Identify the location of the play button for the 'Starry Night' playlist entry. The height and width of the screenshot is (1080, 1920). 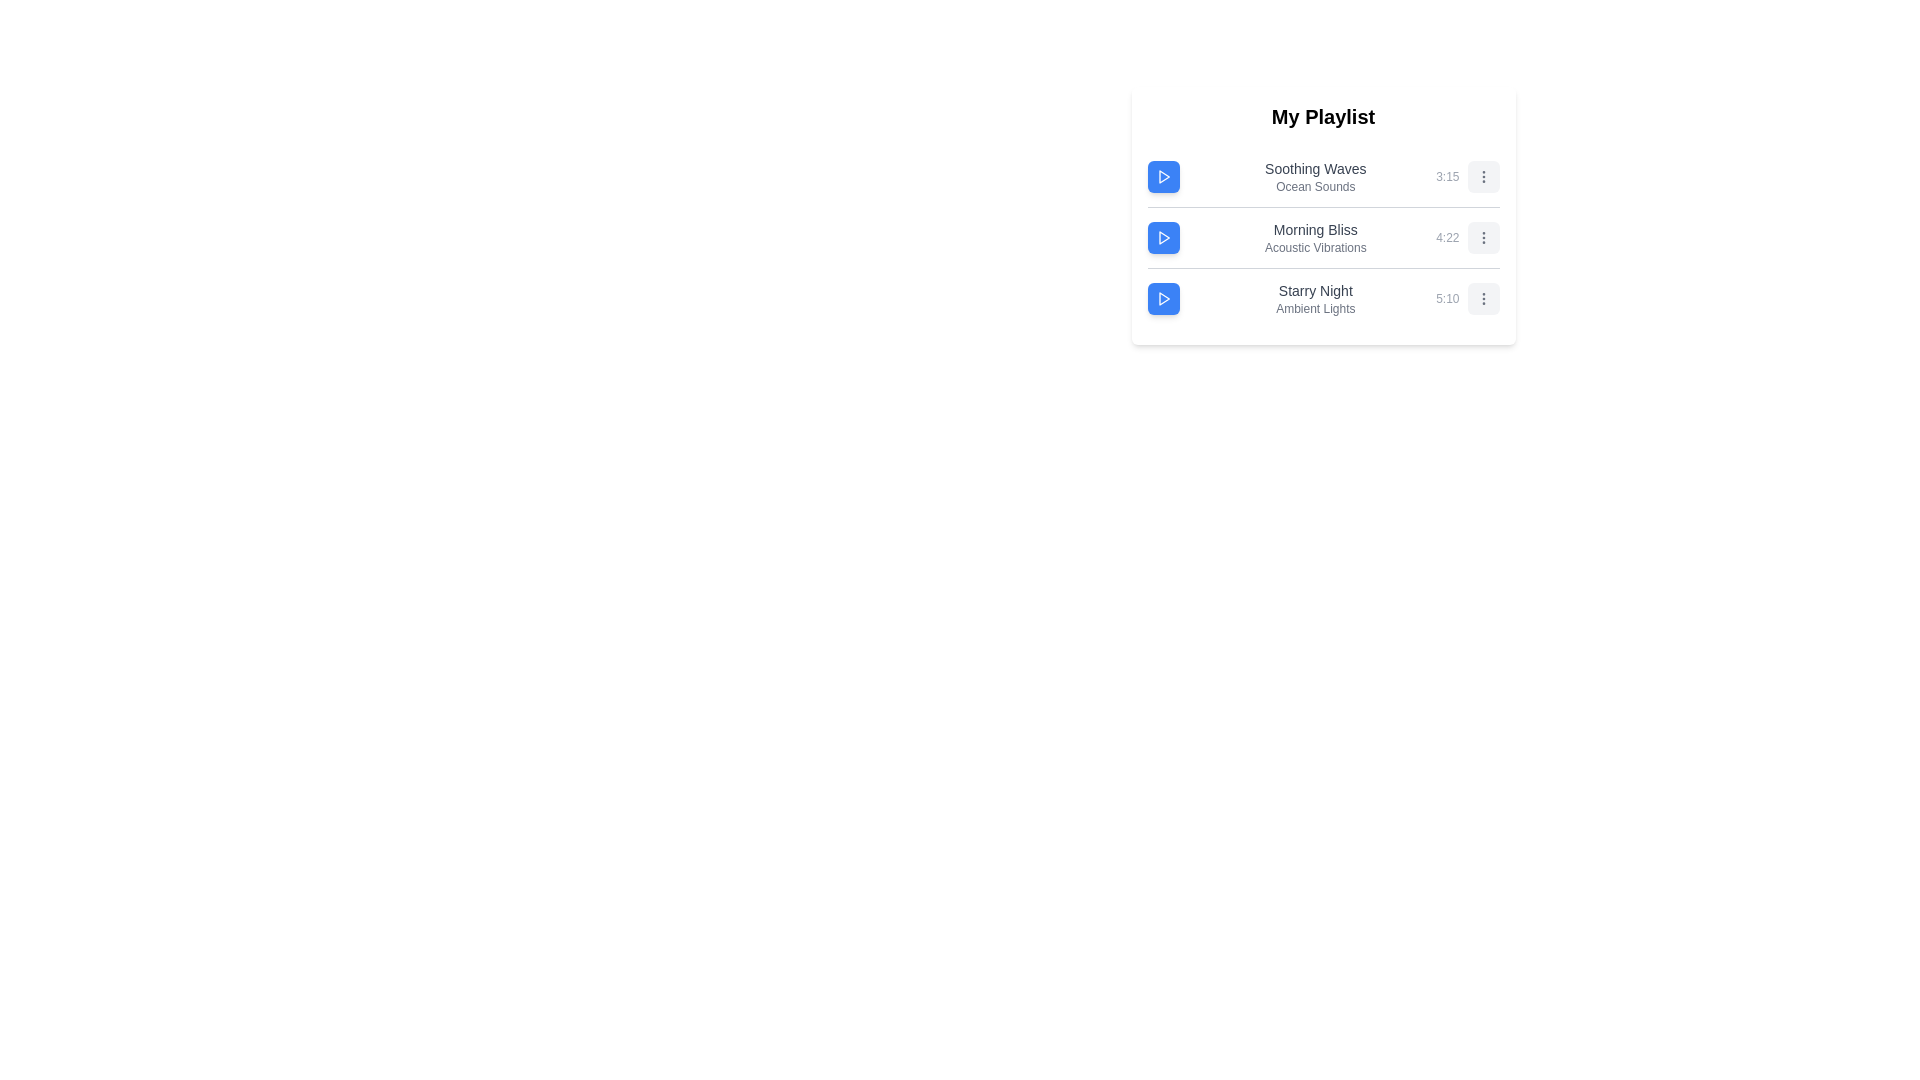
(1163, 299).